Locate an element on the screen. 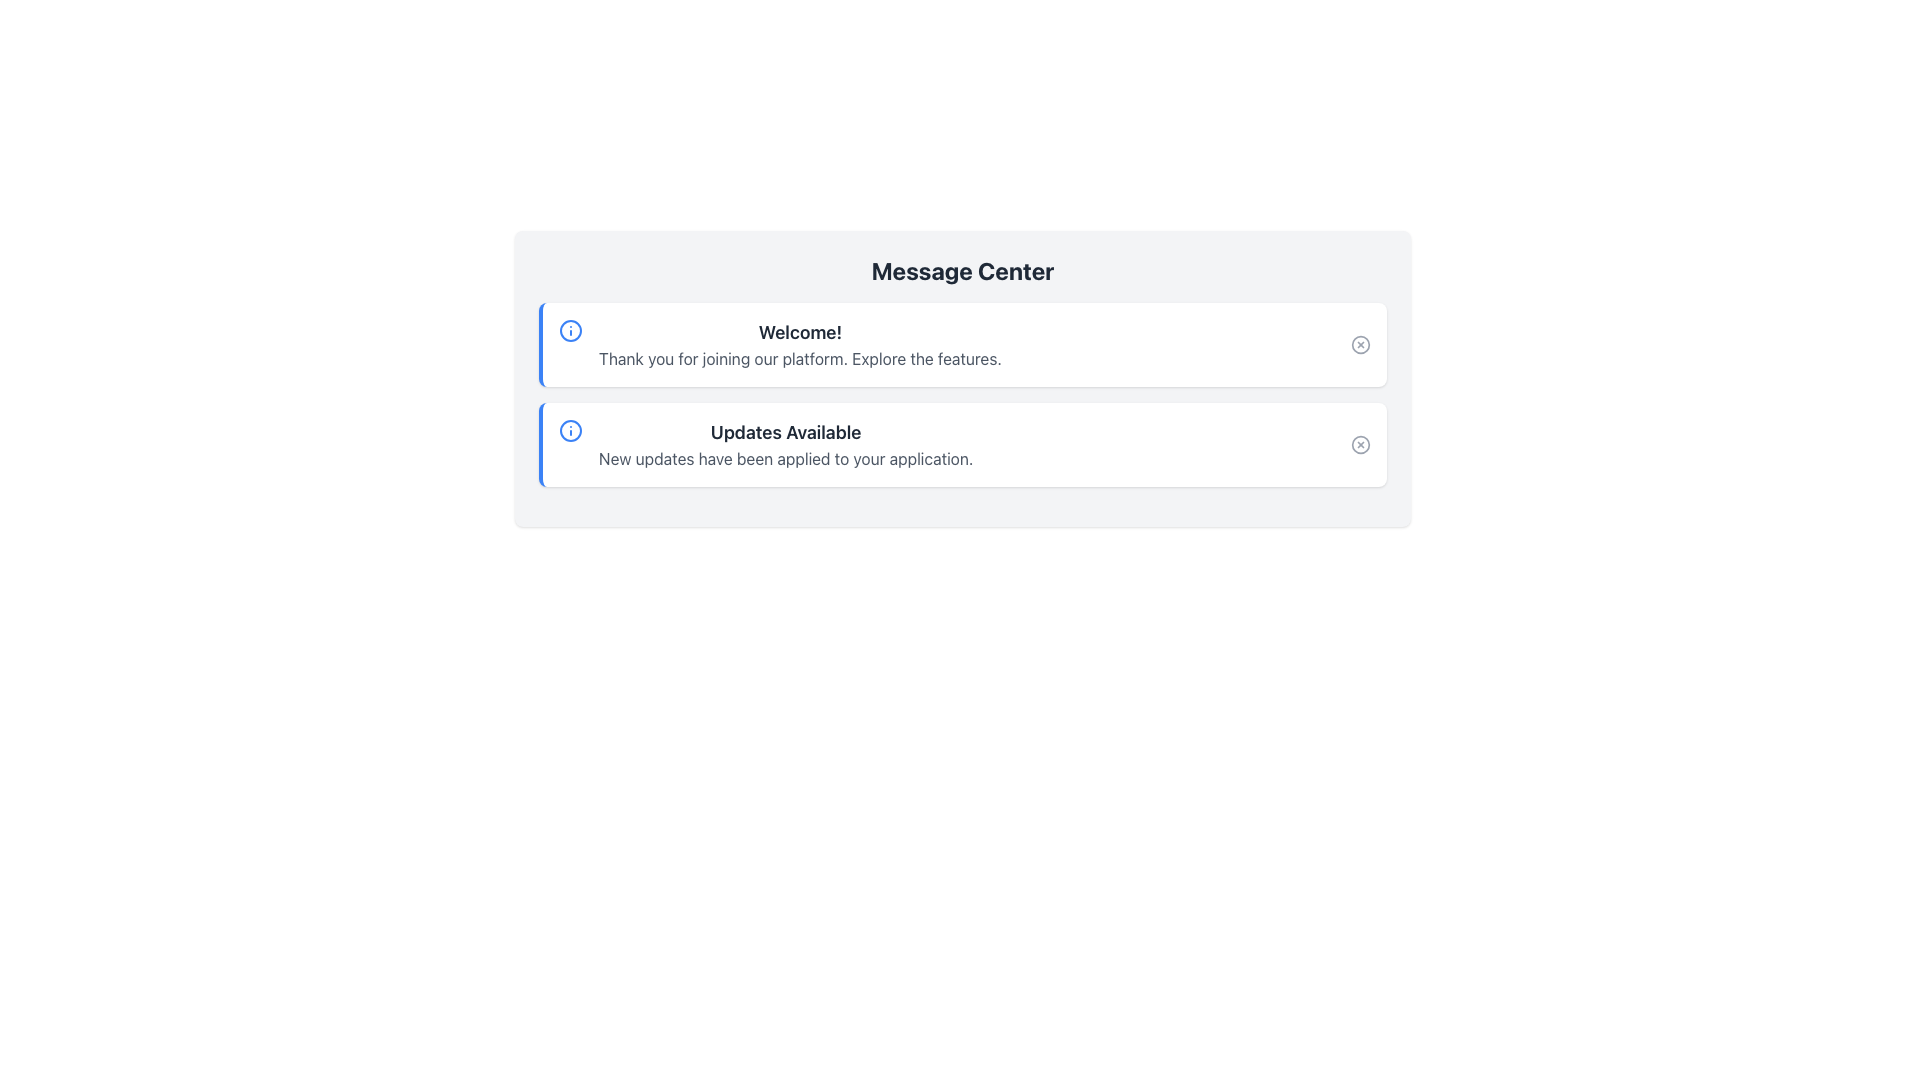 Image resolution: width=1920 pixels, height=1080 pixels. bold header text labeled 'Welcome!' which is centrally aligned at the top of the 'Message Center' interface is located at coordinates (800, 331).